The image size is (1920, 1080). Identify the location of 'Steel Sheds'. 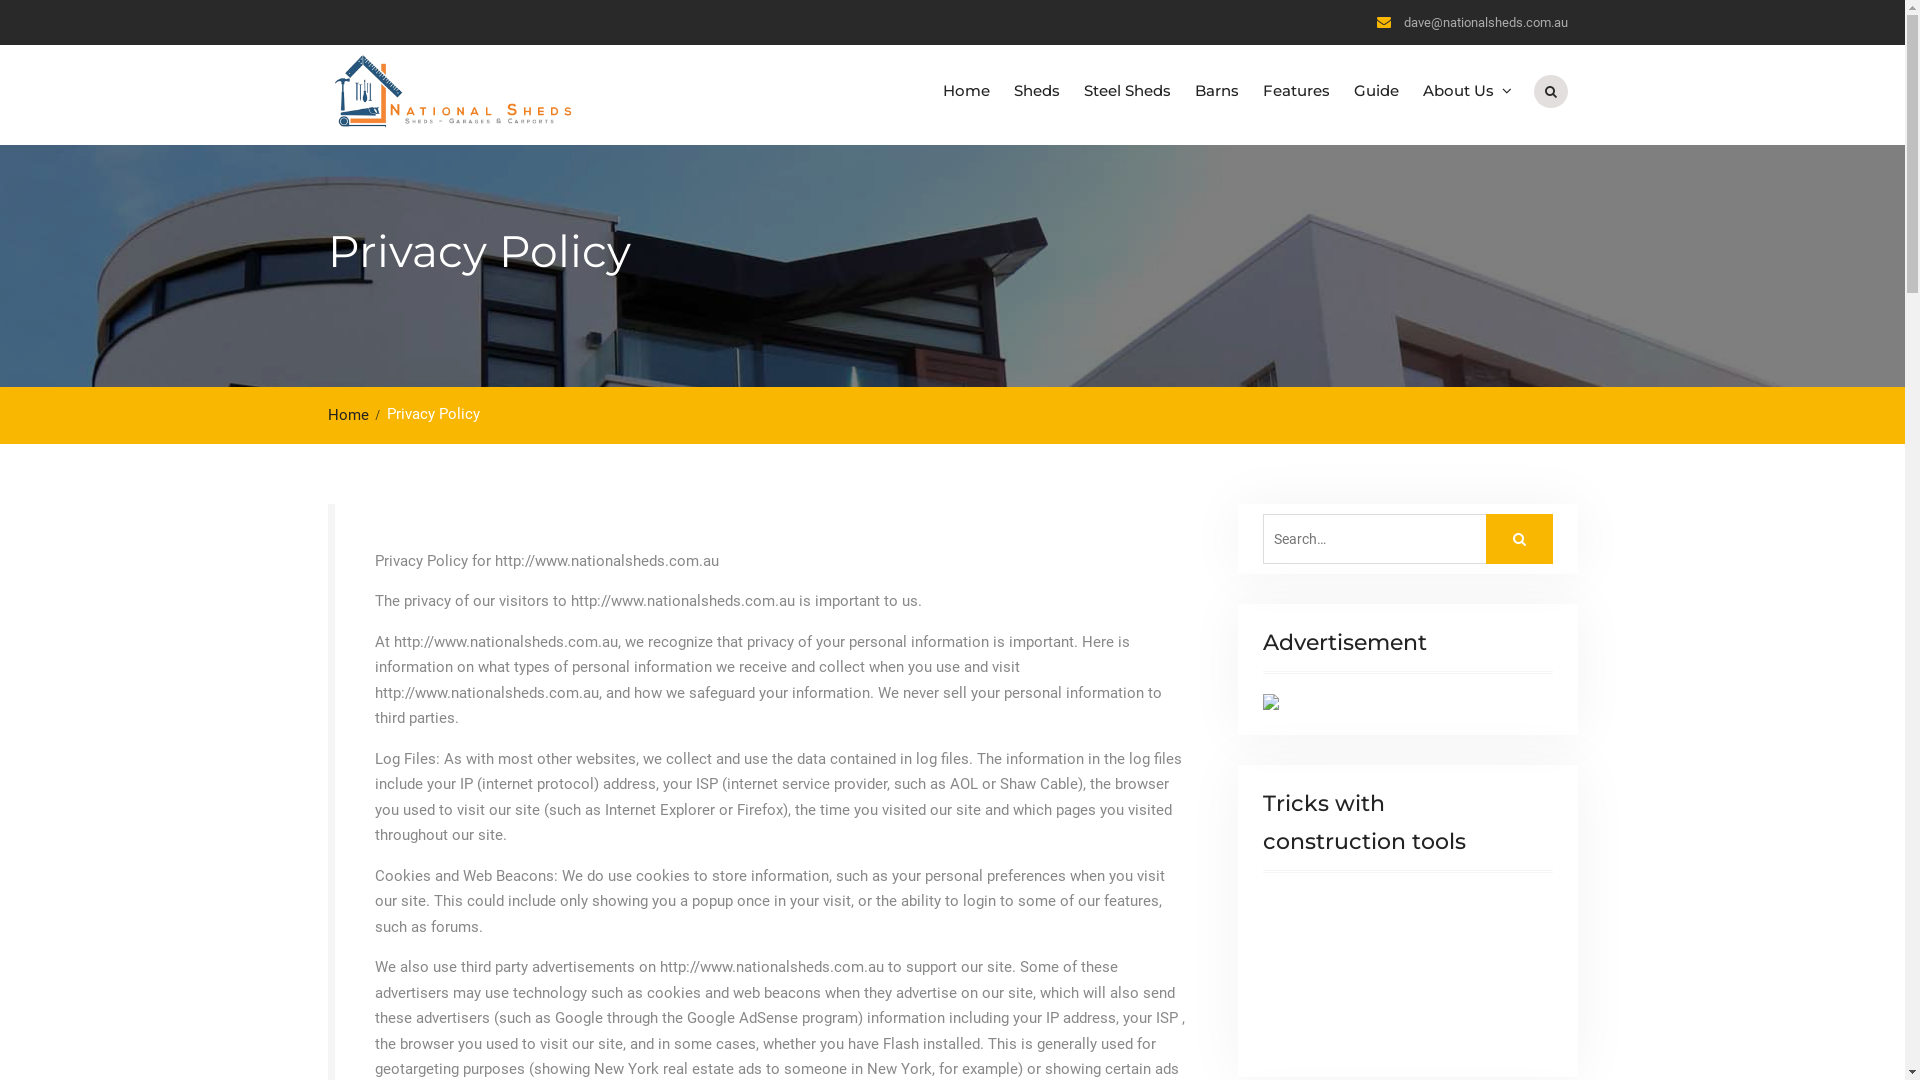
(1070, 91).